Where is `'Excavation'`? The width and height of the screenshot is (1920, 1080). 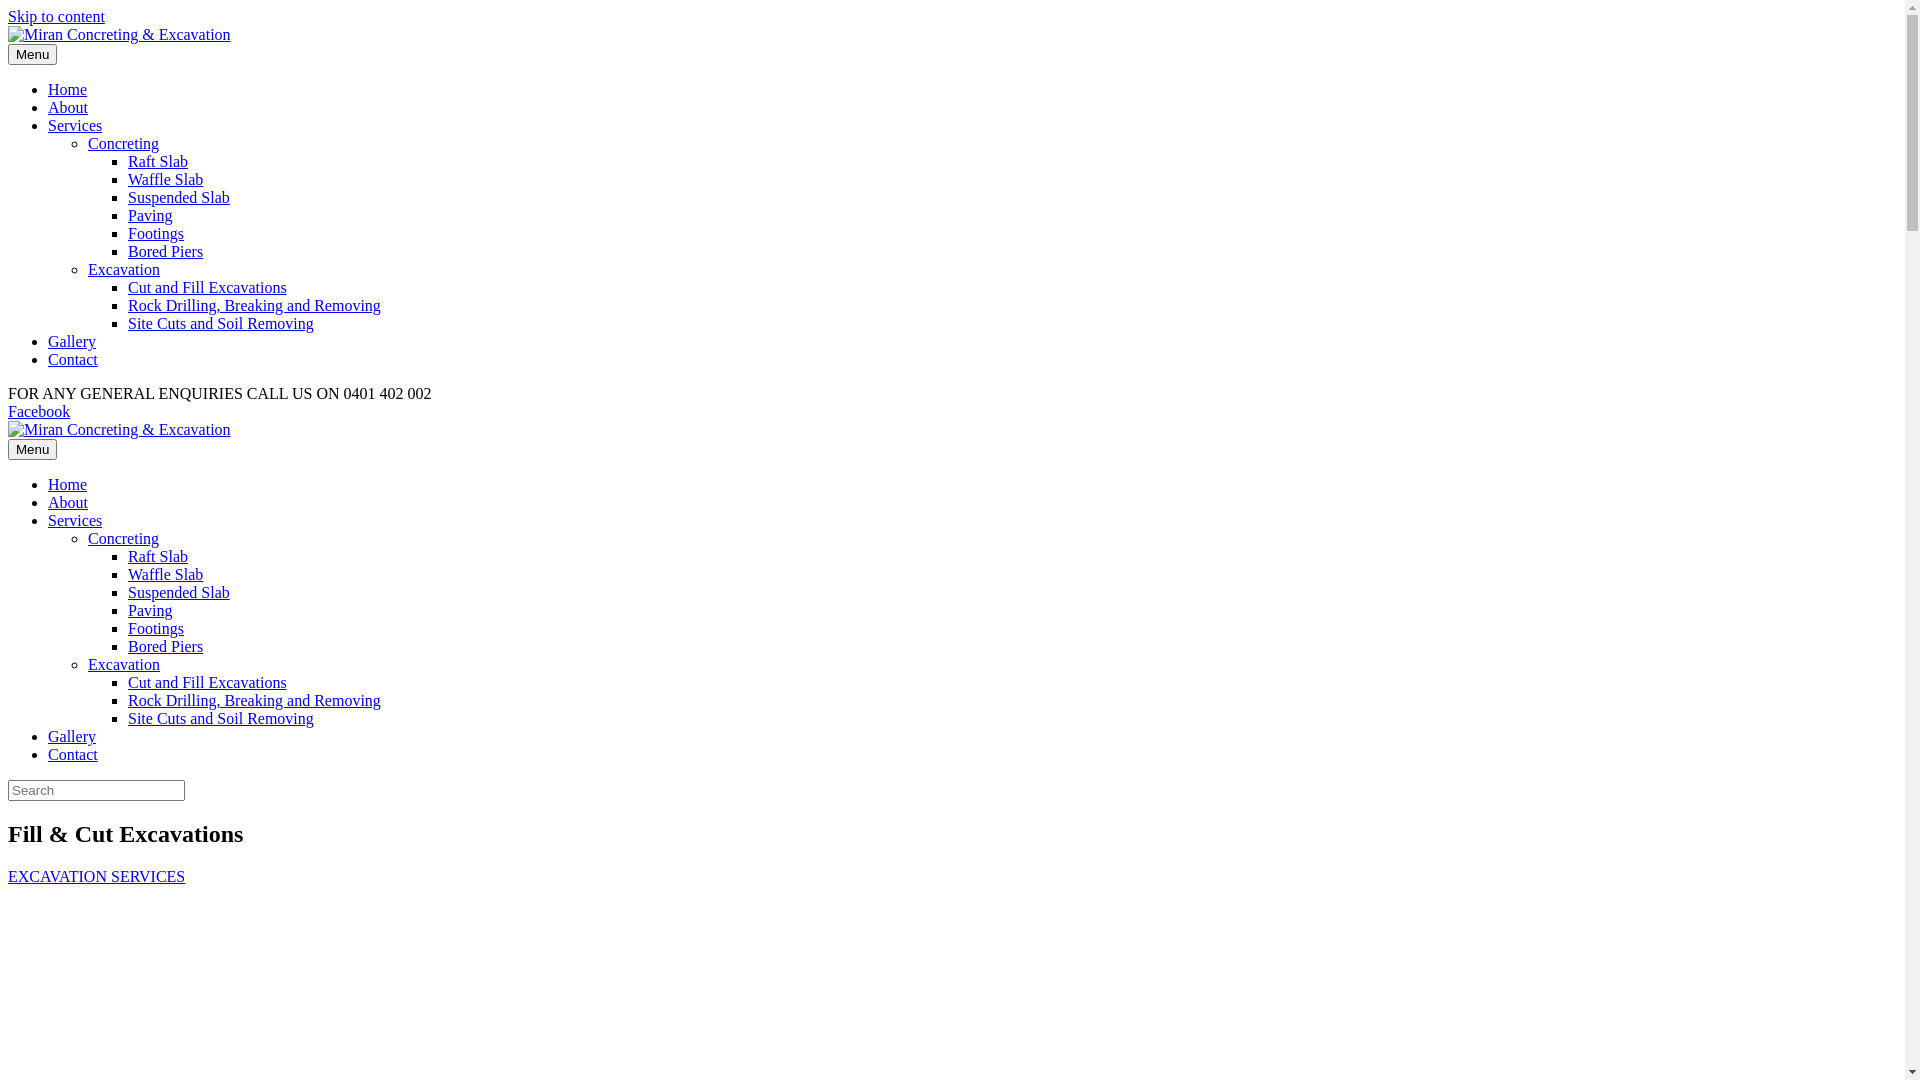
'Excavation' is located at coordinates (123, 664).